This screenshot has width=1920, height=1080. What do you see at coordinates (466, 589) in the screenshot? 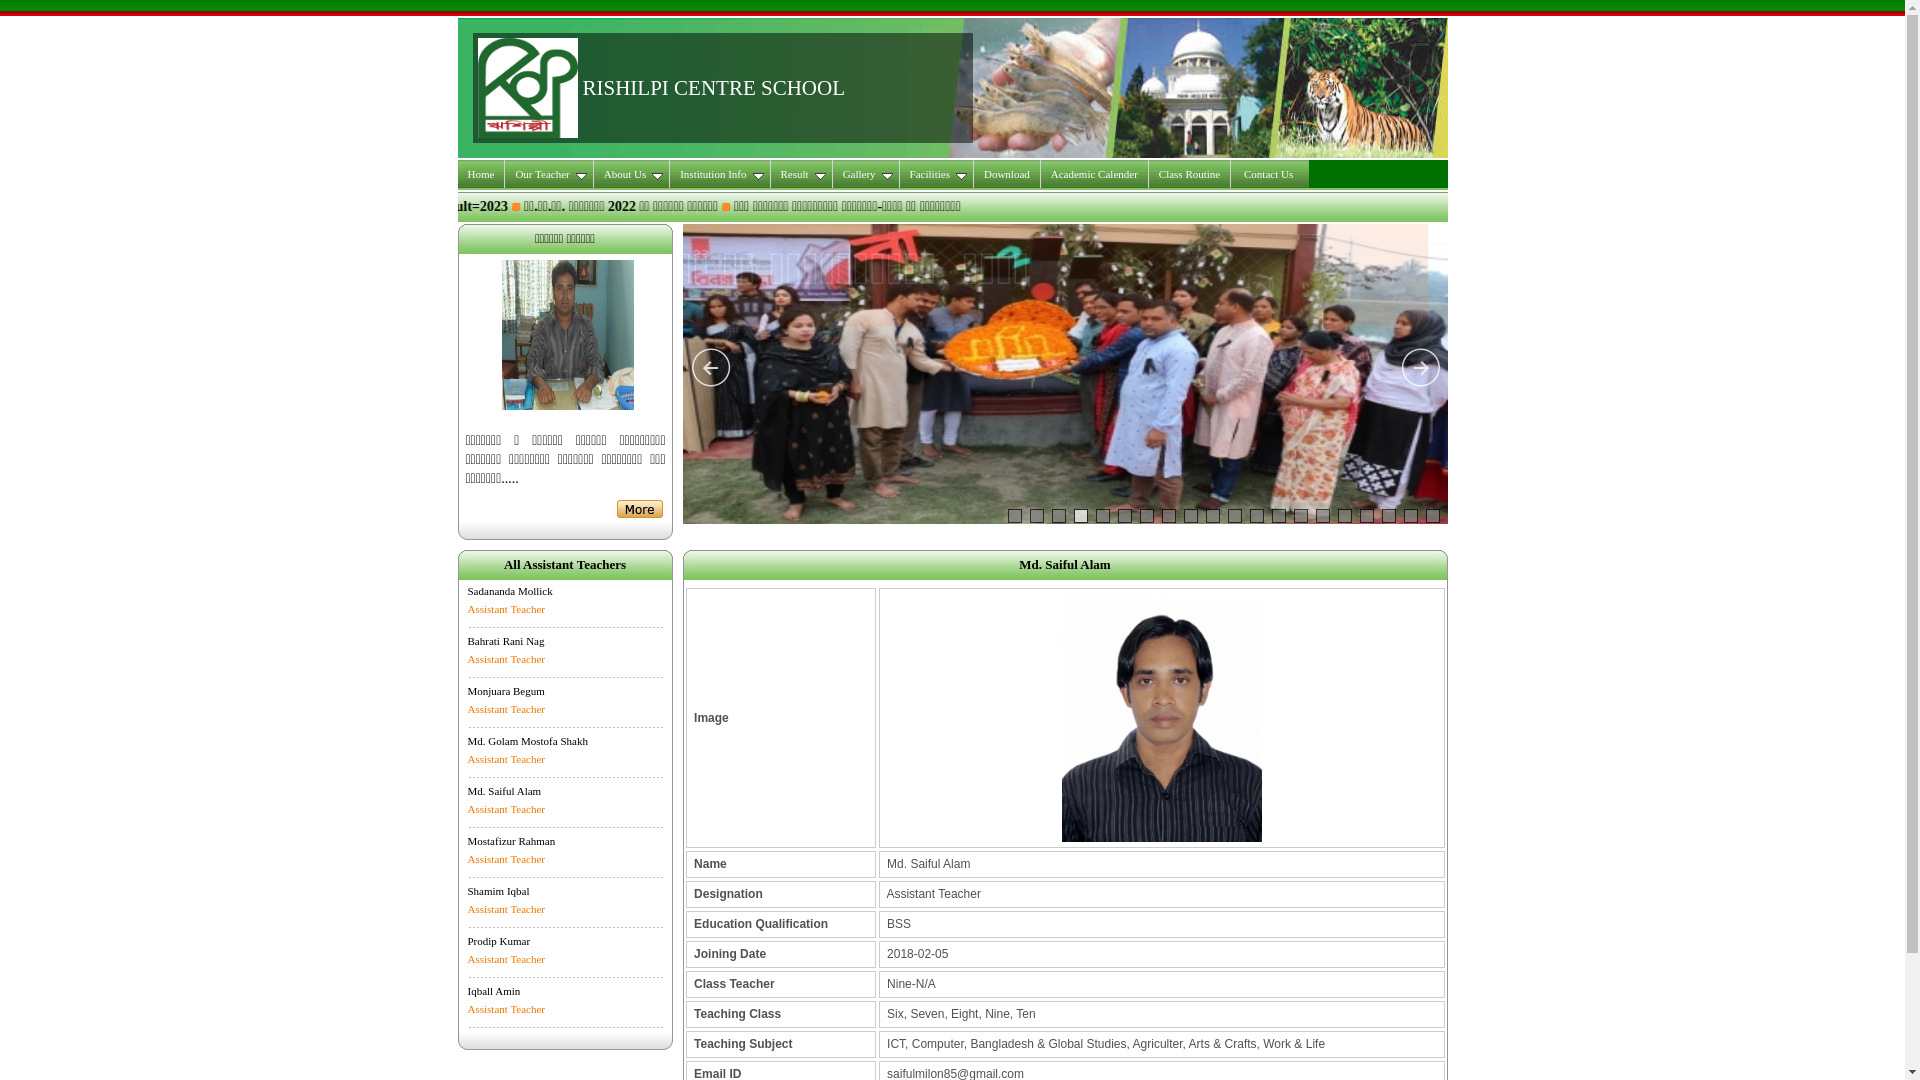
I see `'Sadananda Mollick'` at bounding box center [466, 589].